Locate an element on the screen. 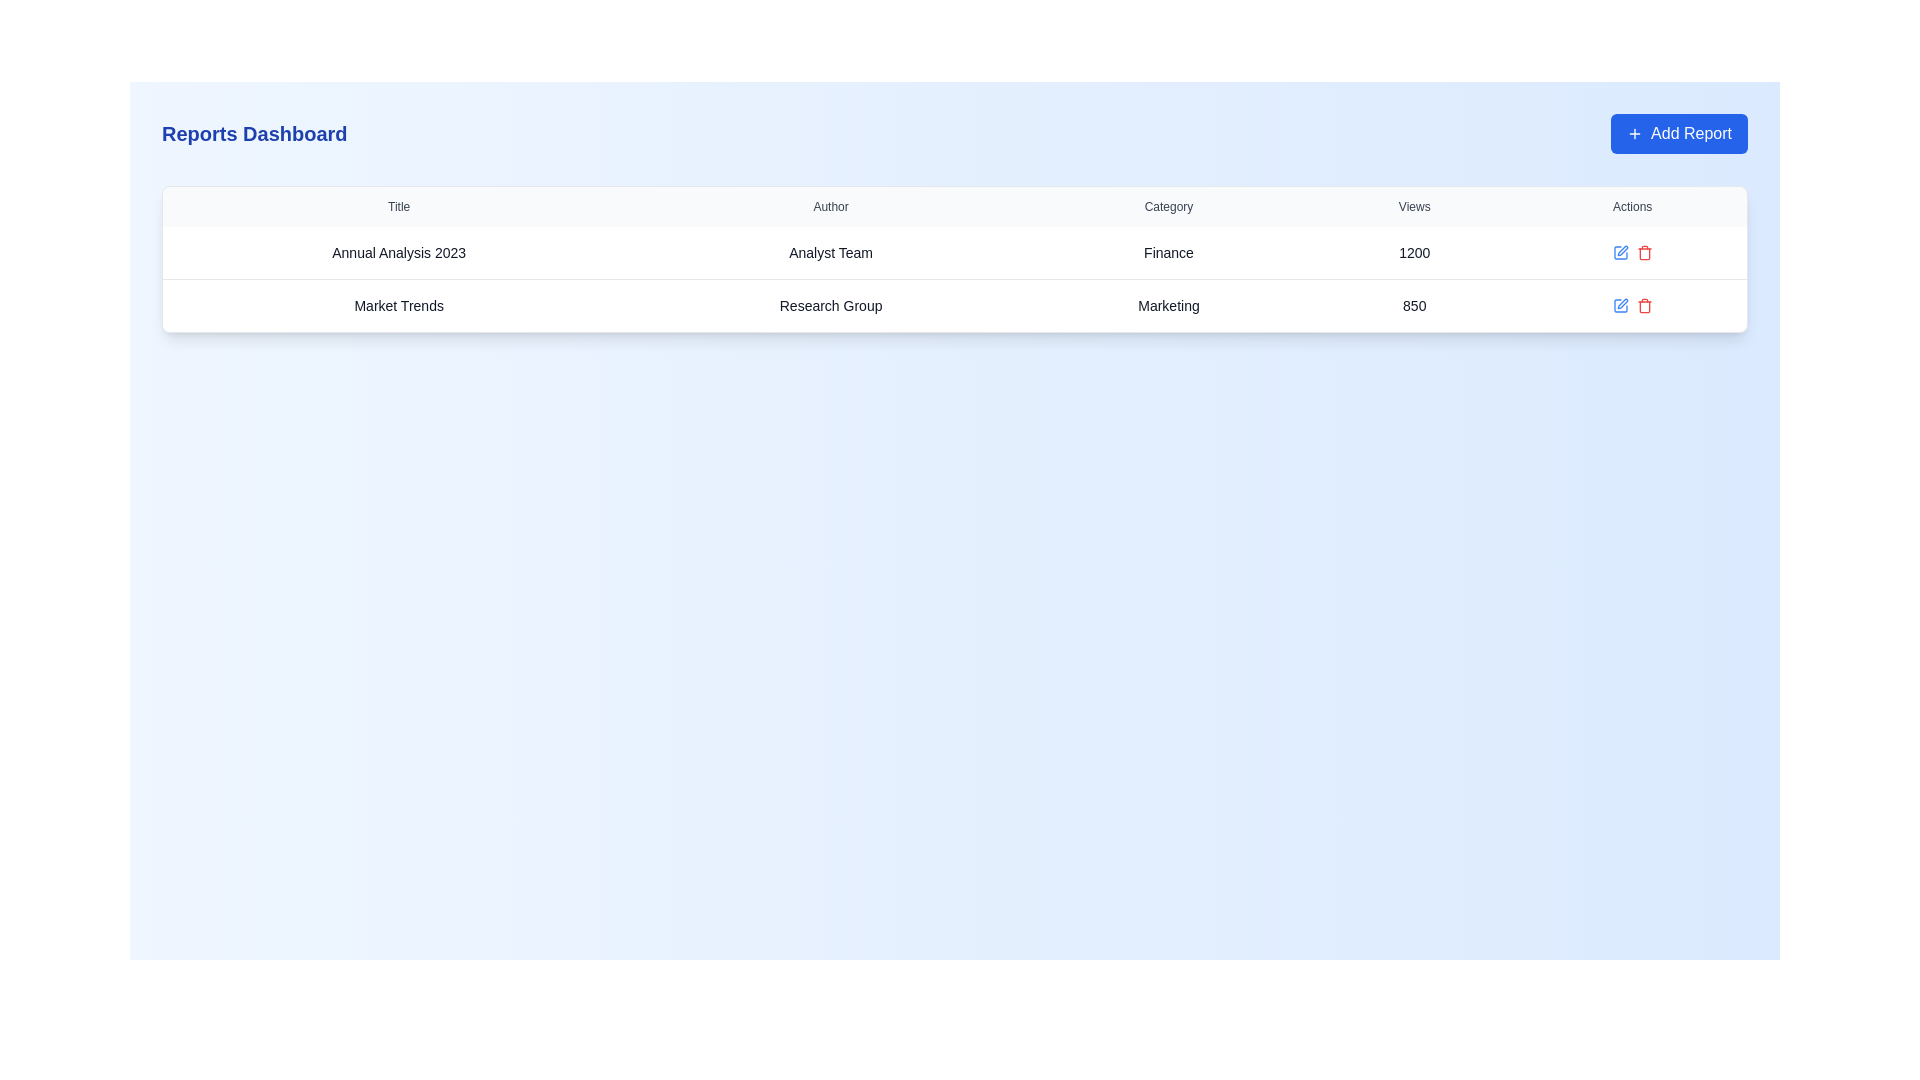 Image resolution: width=1920 pixels, height=1080 pixels. the 'Views' text label, which is the fourth header in a table, styled in gray with a small-sized font, located between 'Category' and 'Actions' is located at coordinates (1413, 207).